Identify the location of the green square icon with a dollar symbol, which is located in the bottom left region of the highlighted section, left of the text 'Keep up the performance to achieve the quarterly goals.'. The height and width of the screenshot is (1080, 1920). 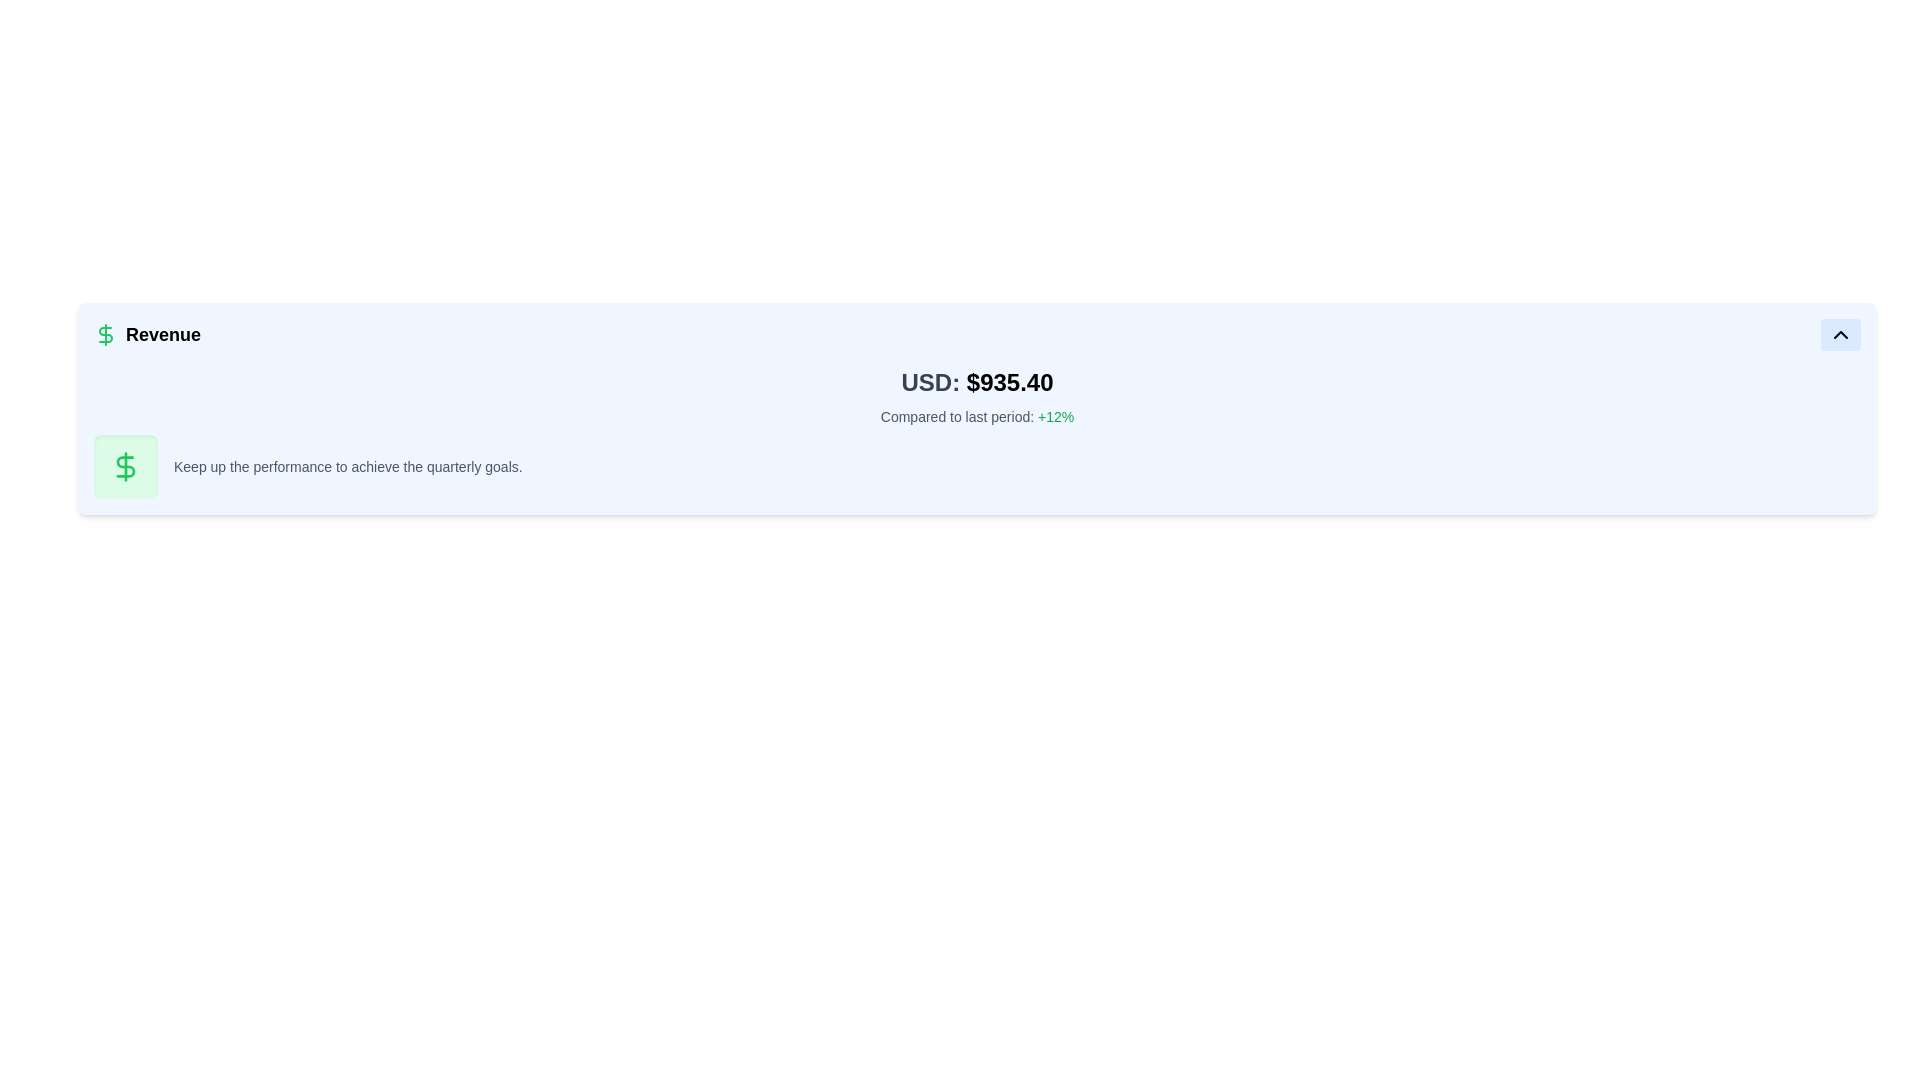
(124, 466).